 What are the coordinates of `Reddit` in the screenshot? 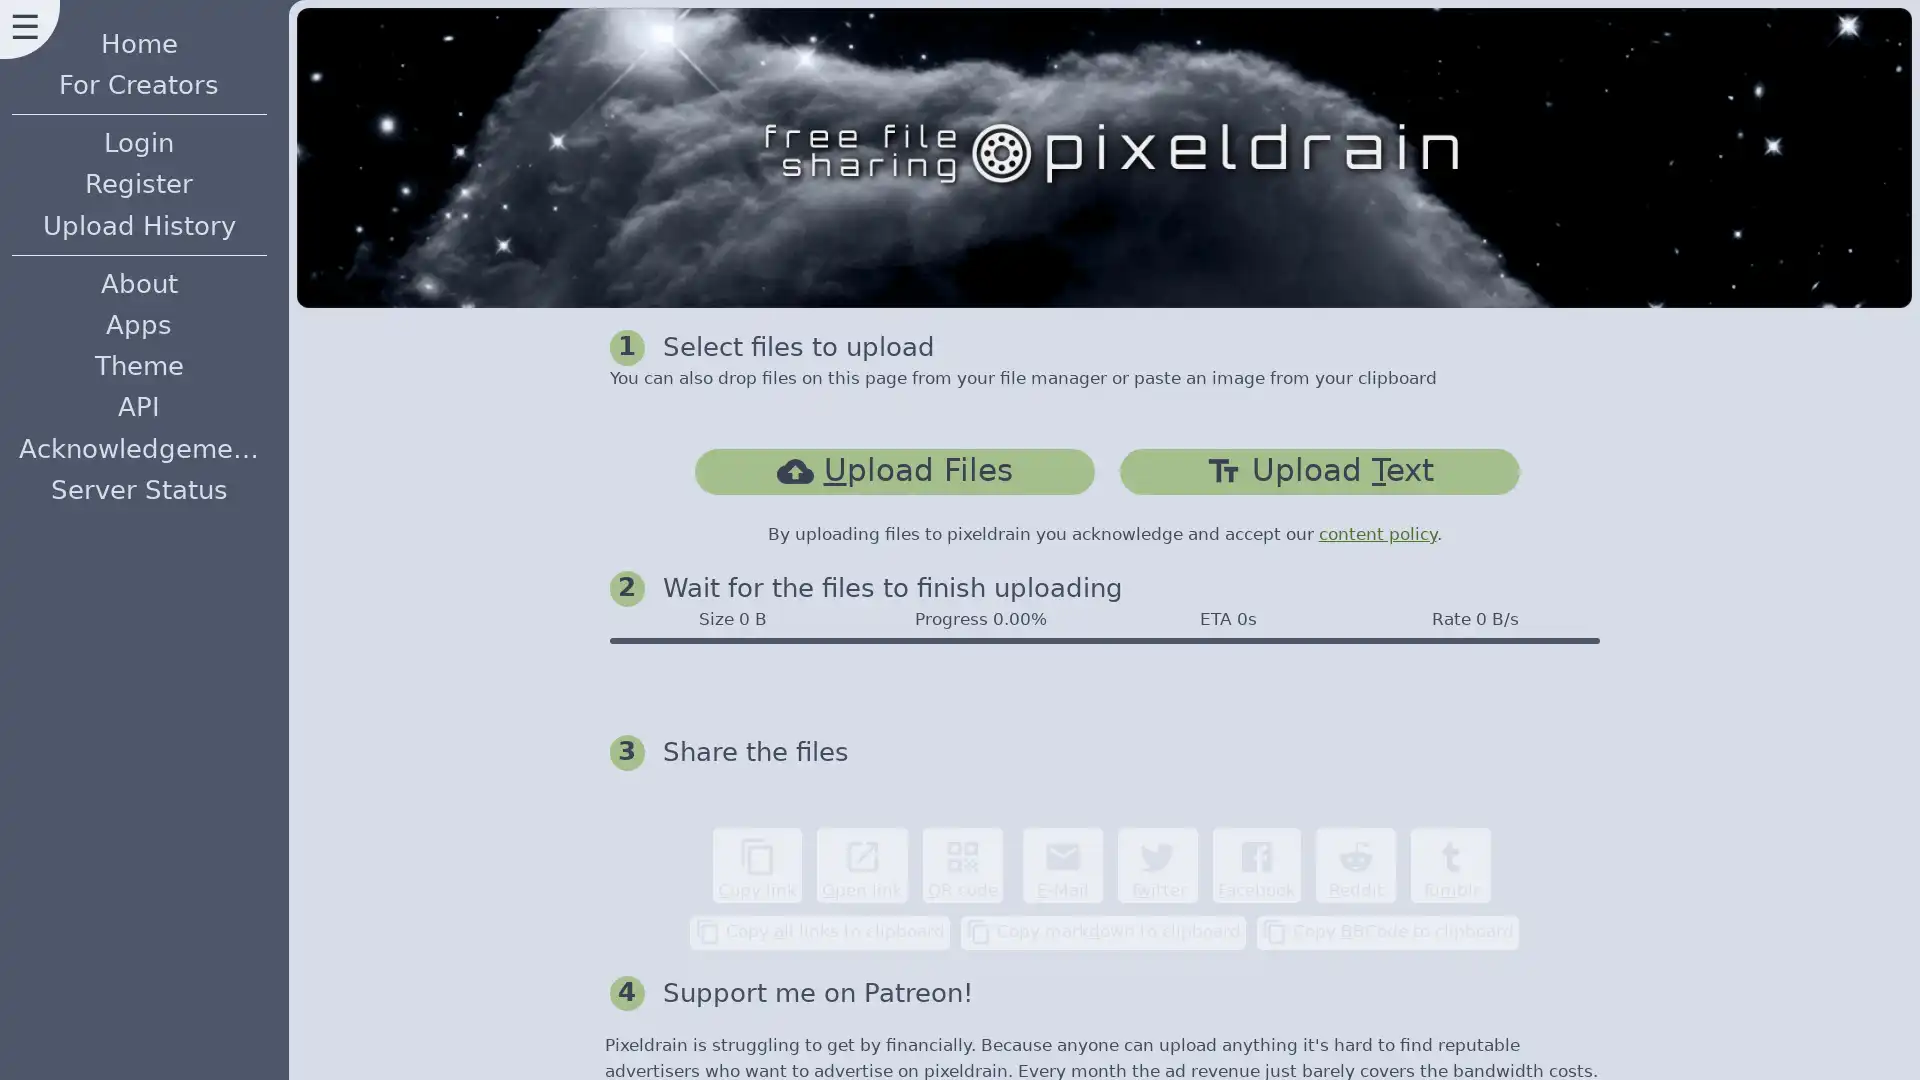 It's located at (1356, 864).